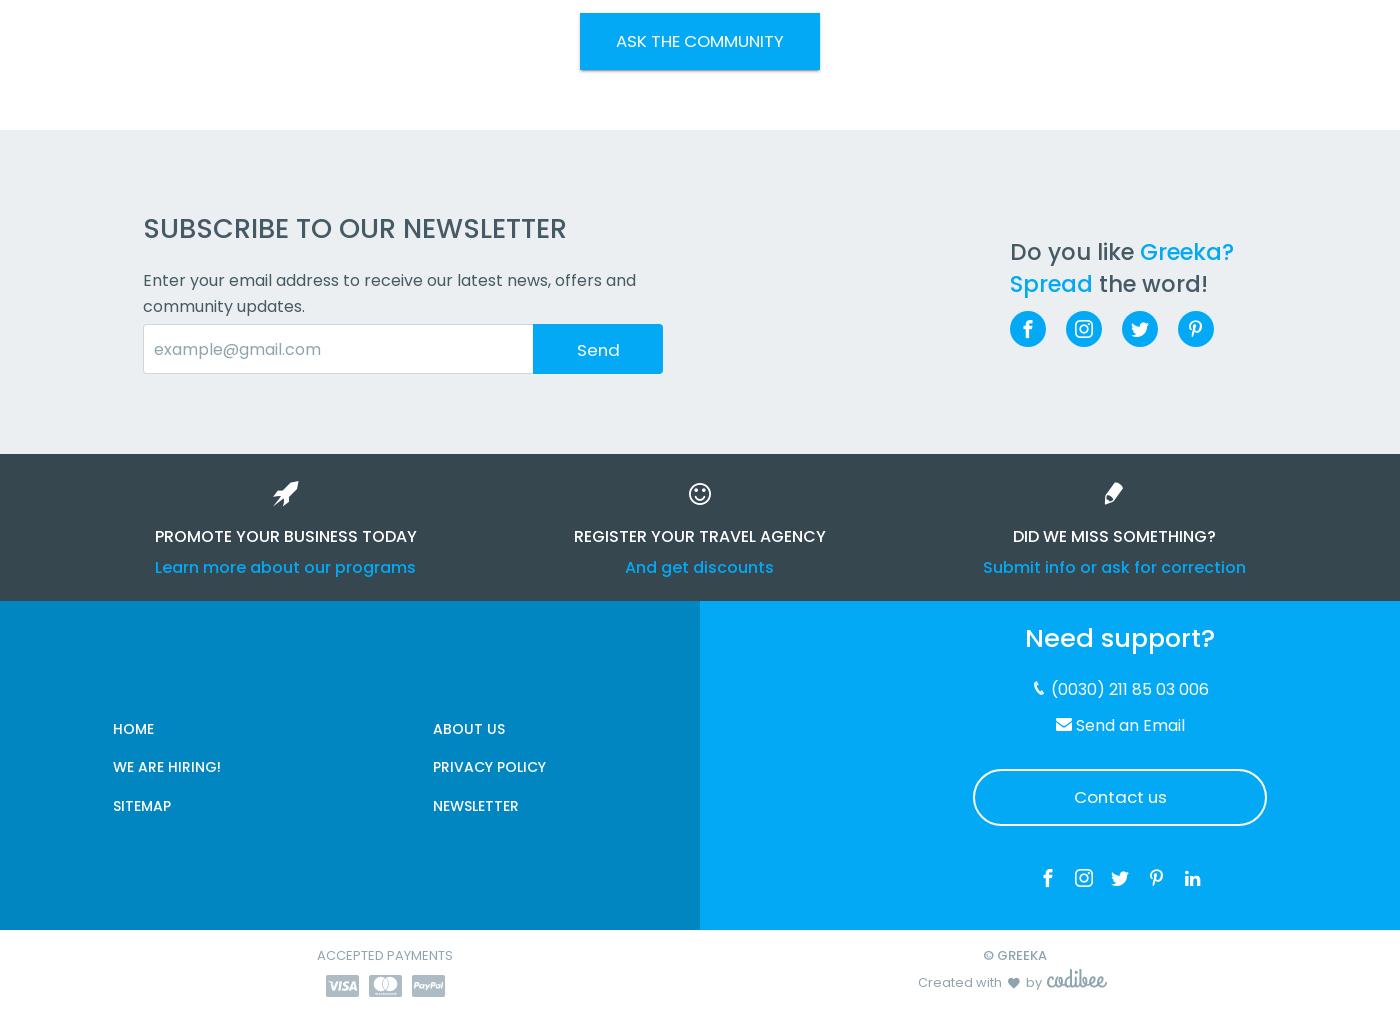 The height and width of the screenshot is (1025, 1400). Describe the element at coordinates (616, 41) in the screenshot. I see `'ASK THE COMMUNITY'` at that location.